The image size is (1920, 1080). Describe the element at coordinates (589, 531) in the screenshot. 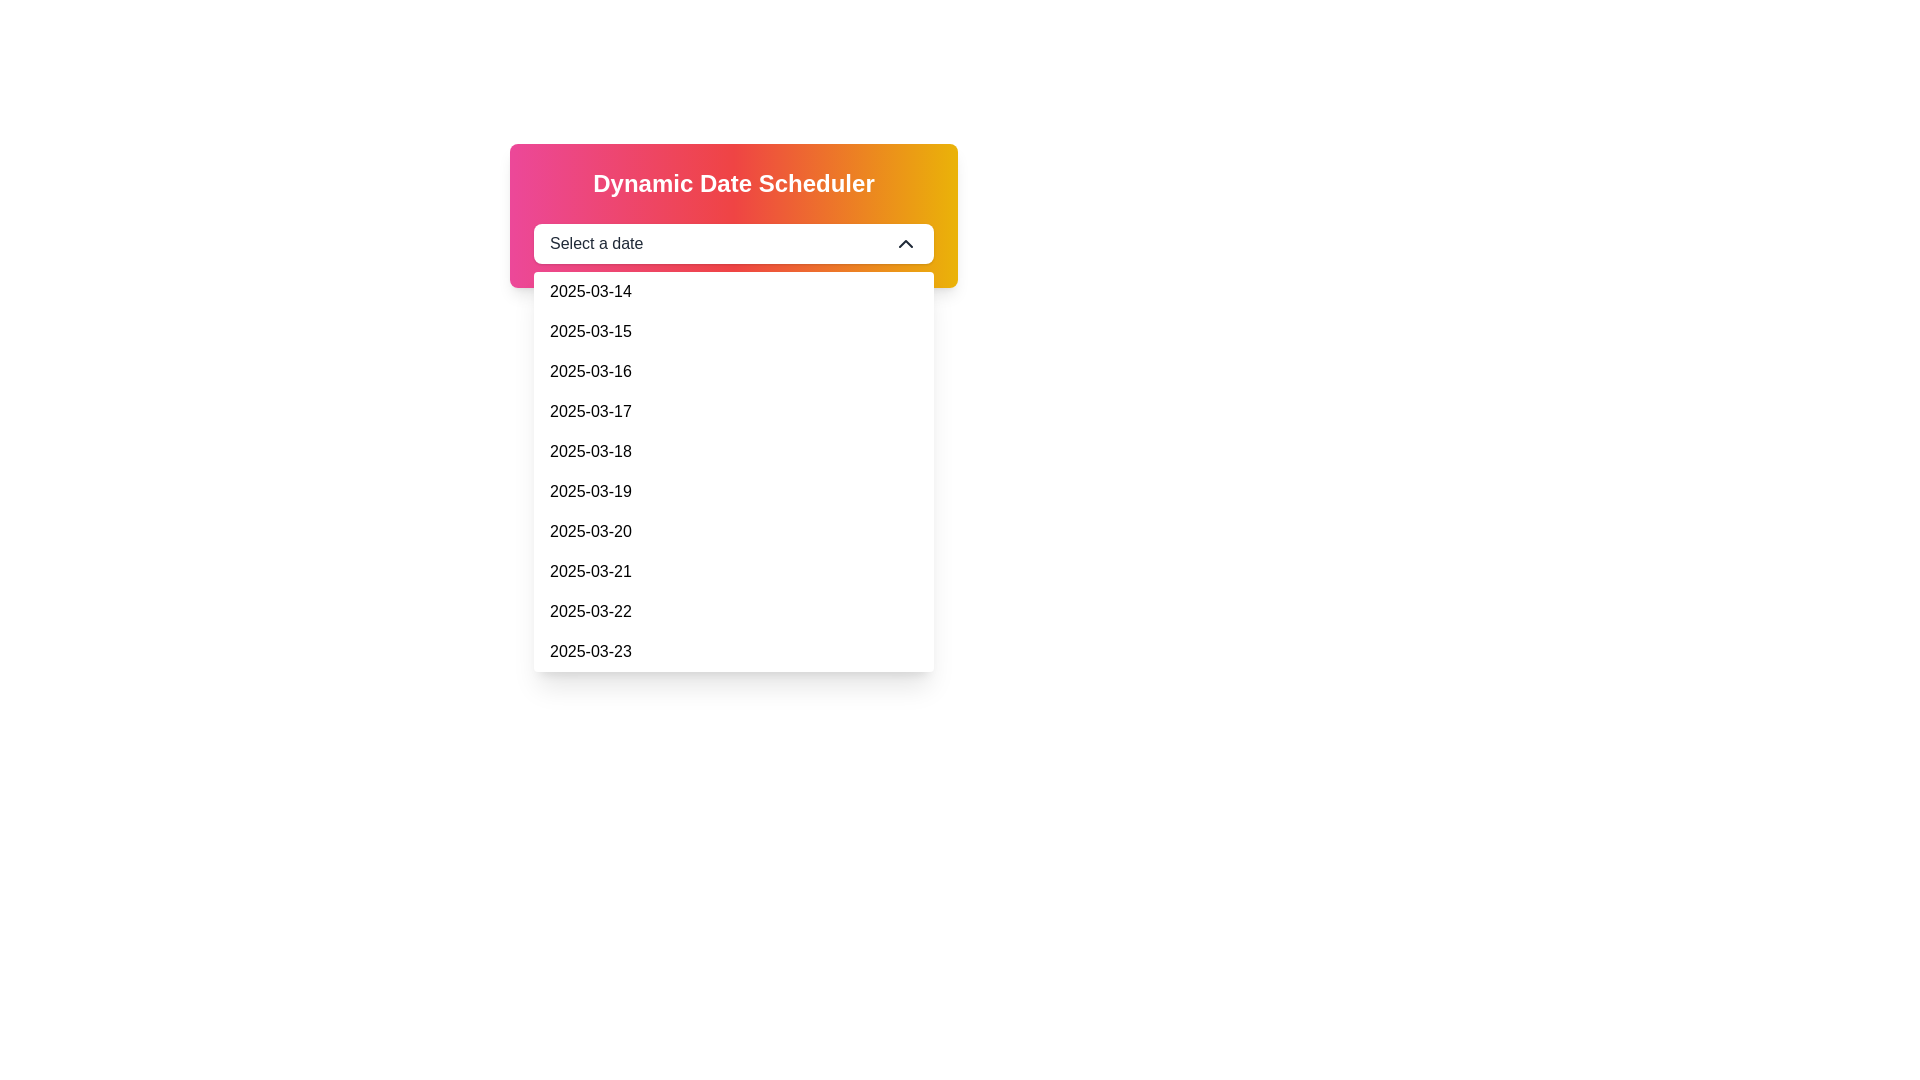

I see `the seventh selectable date option in the dropdown menu labeled 'Select a date' to set it to '2025-03-20'` at that location.